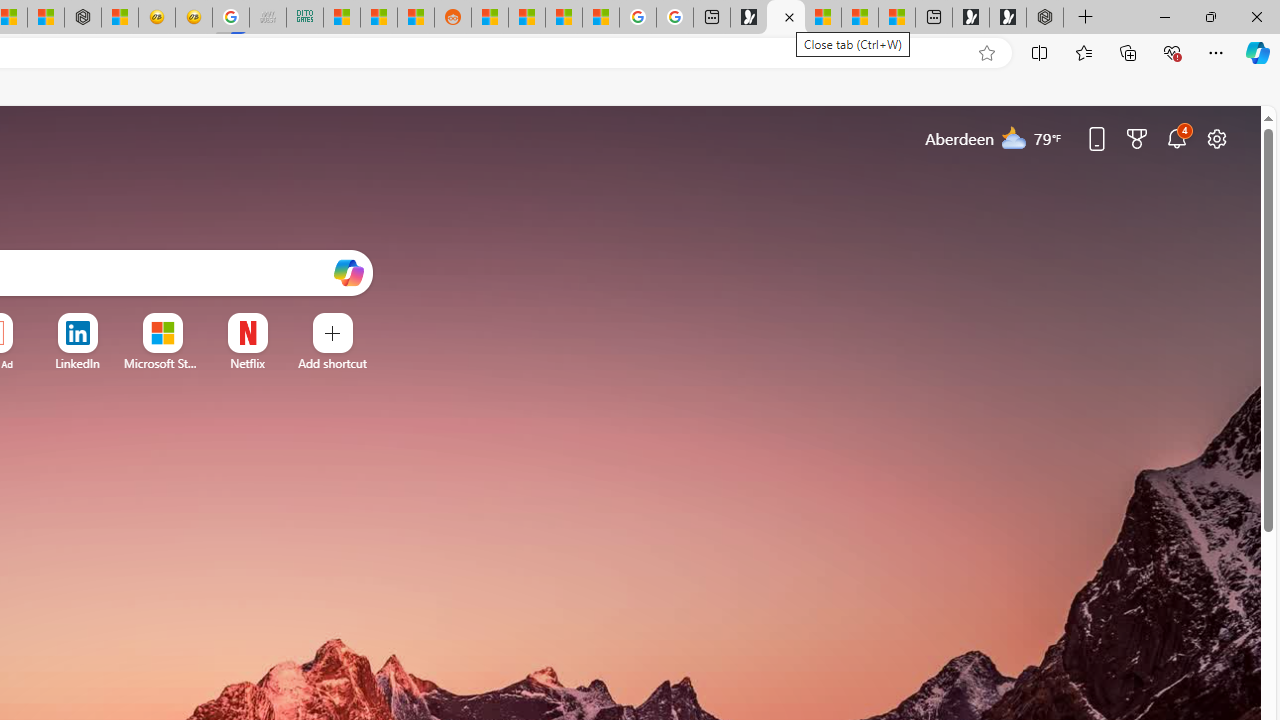 The height and width of the screenshot is (720, 1280). I want to click on 'Netflix', so click(246, 363).